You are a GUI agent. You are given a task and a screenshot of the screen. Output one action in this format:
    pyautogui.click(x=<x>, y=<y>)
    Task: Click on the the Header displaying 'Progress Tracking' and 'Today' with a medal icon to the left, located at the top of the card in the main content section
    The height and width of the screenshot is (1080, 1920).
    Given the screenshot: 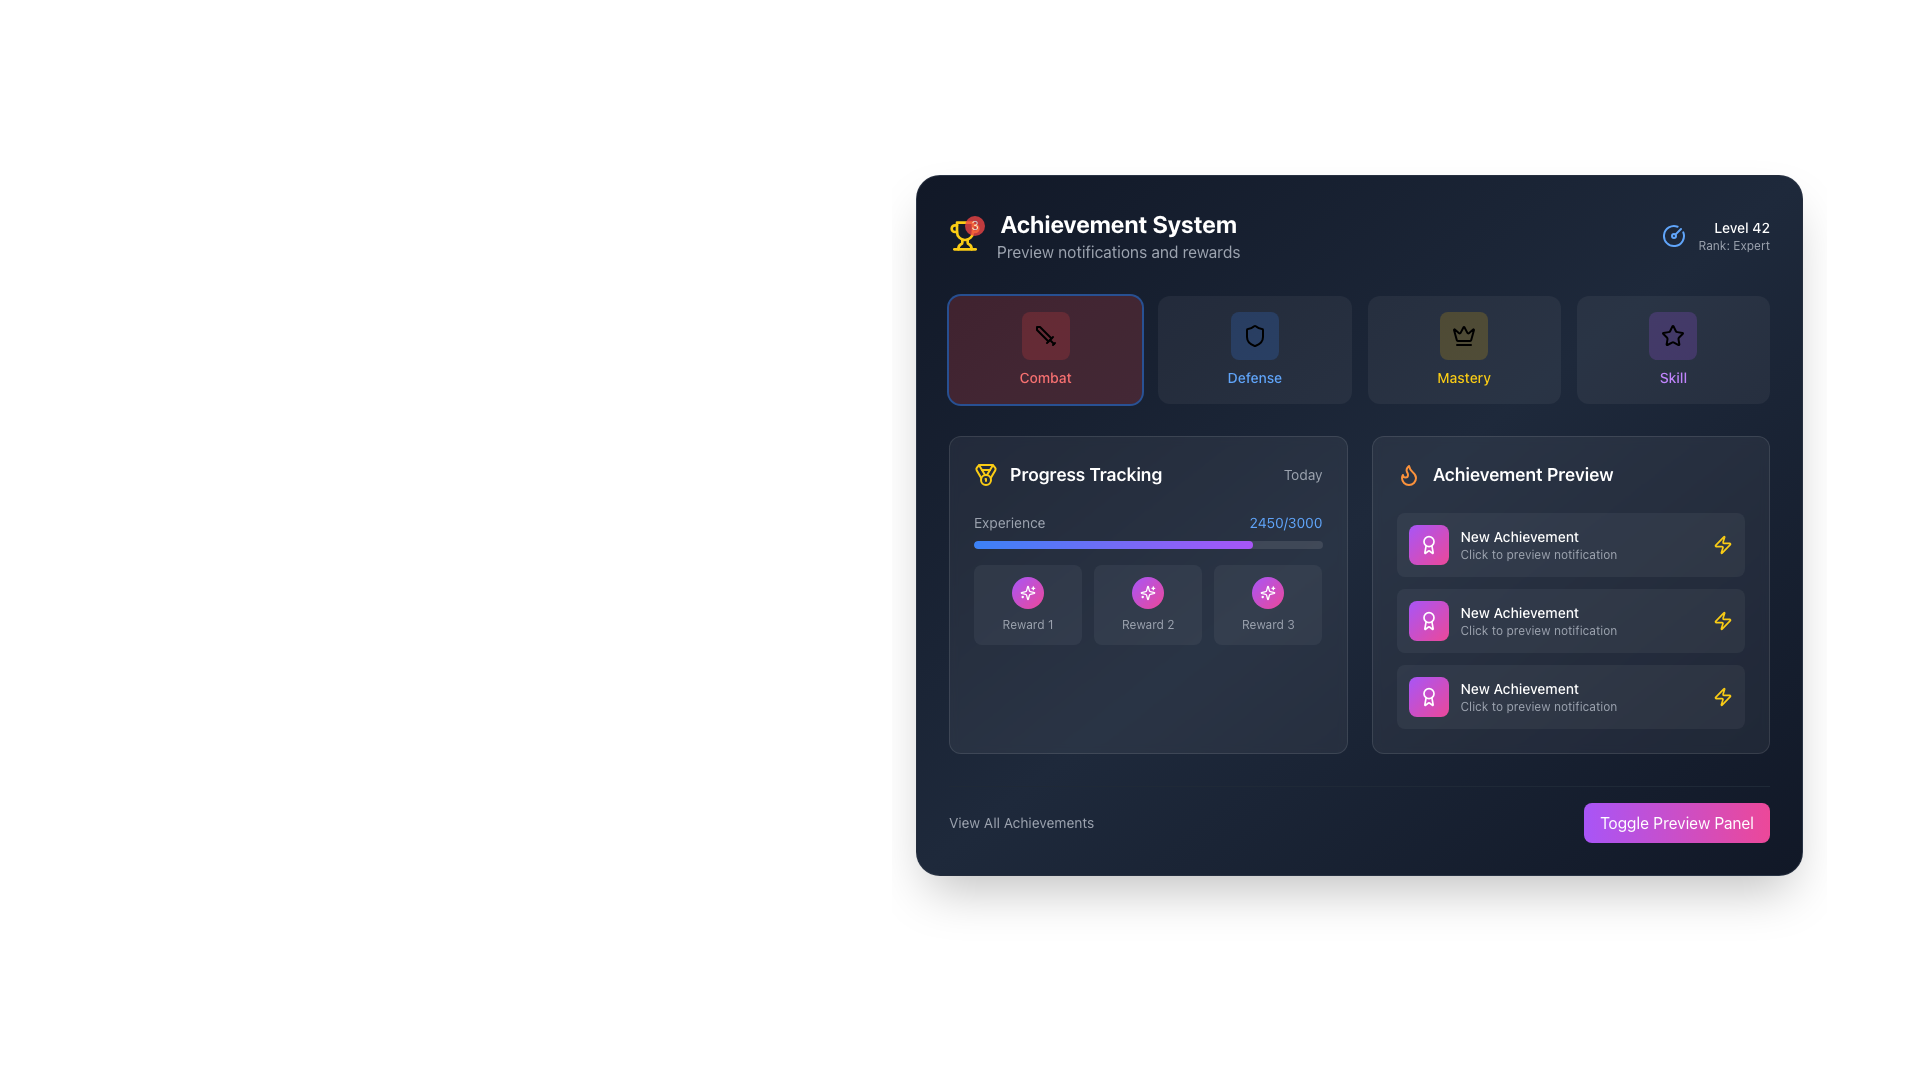 What is the action you would take?
    pyautogui.click(x=1148, y=474)
    